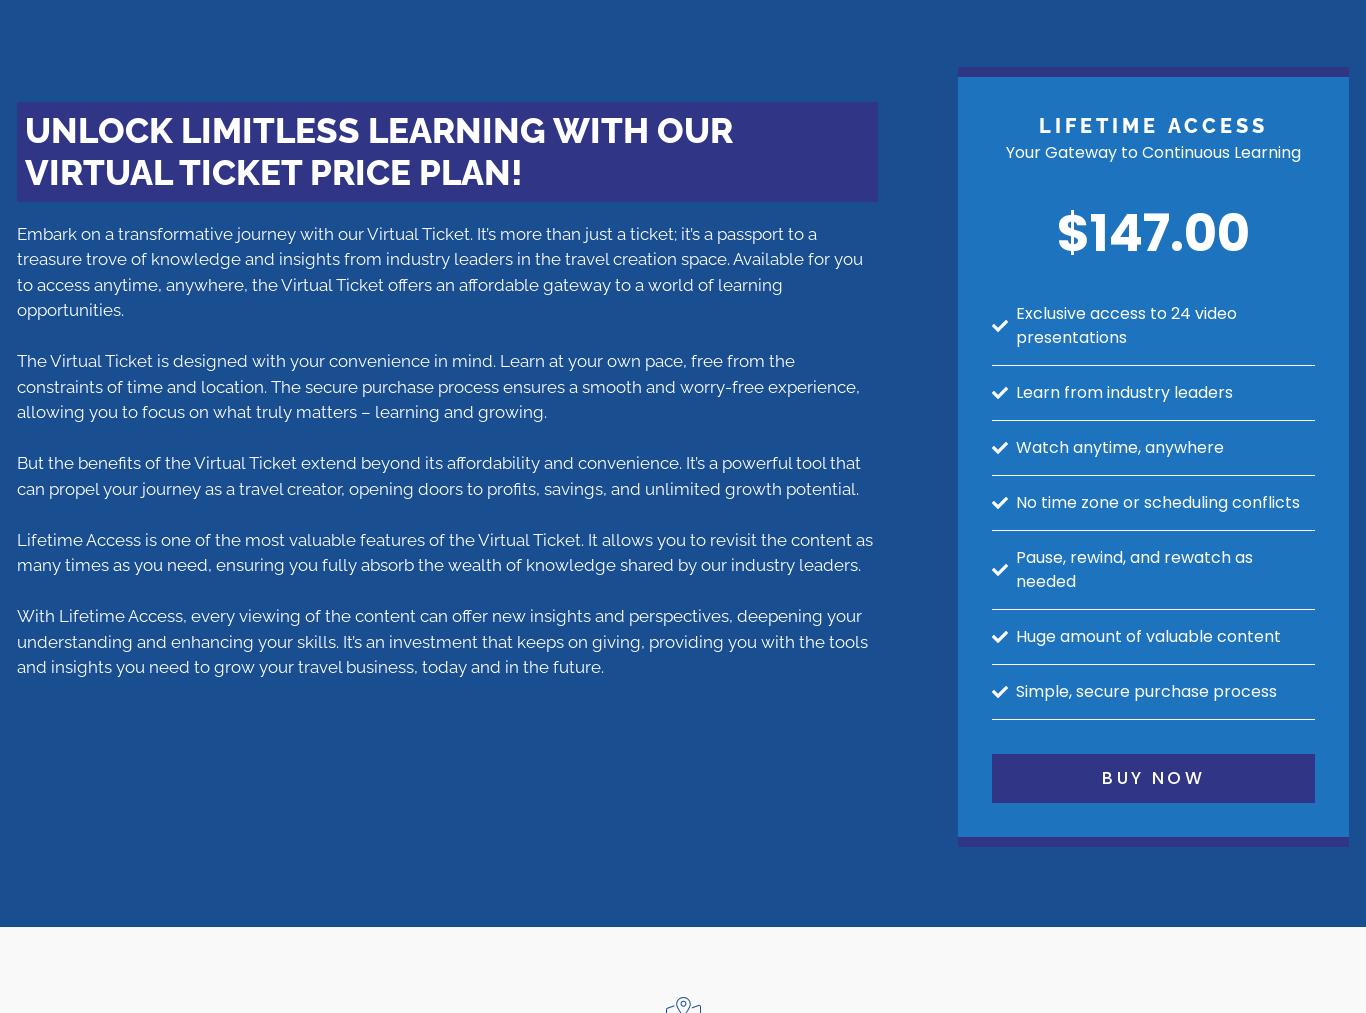 The image size is (1366, 1013). I want to click on 'lifetime Access', so click(1153, 125).